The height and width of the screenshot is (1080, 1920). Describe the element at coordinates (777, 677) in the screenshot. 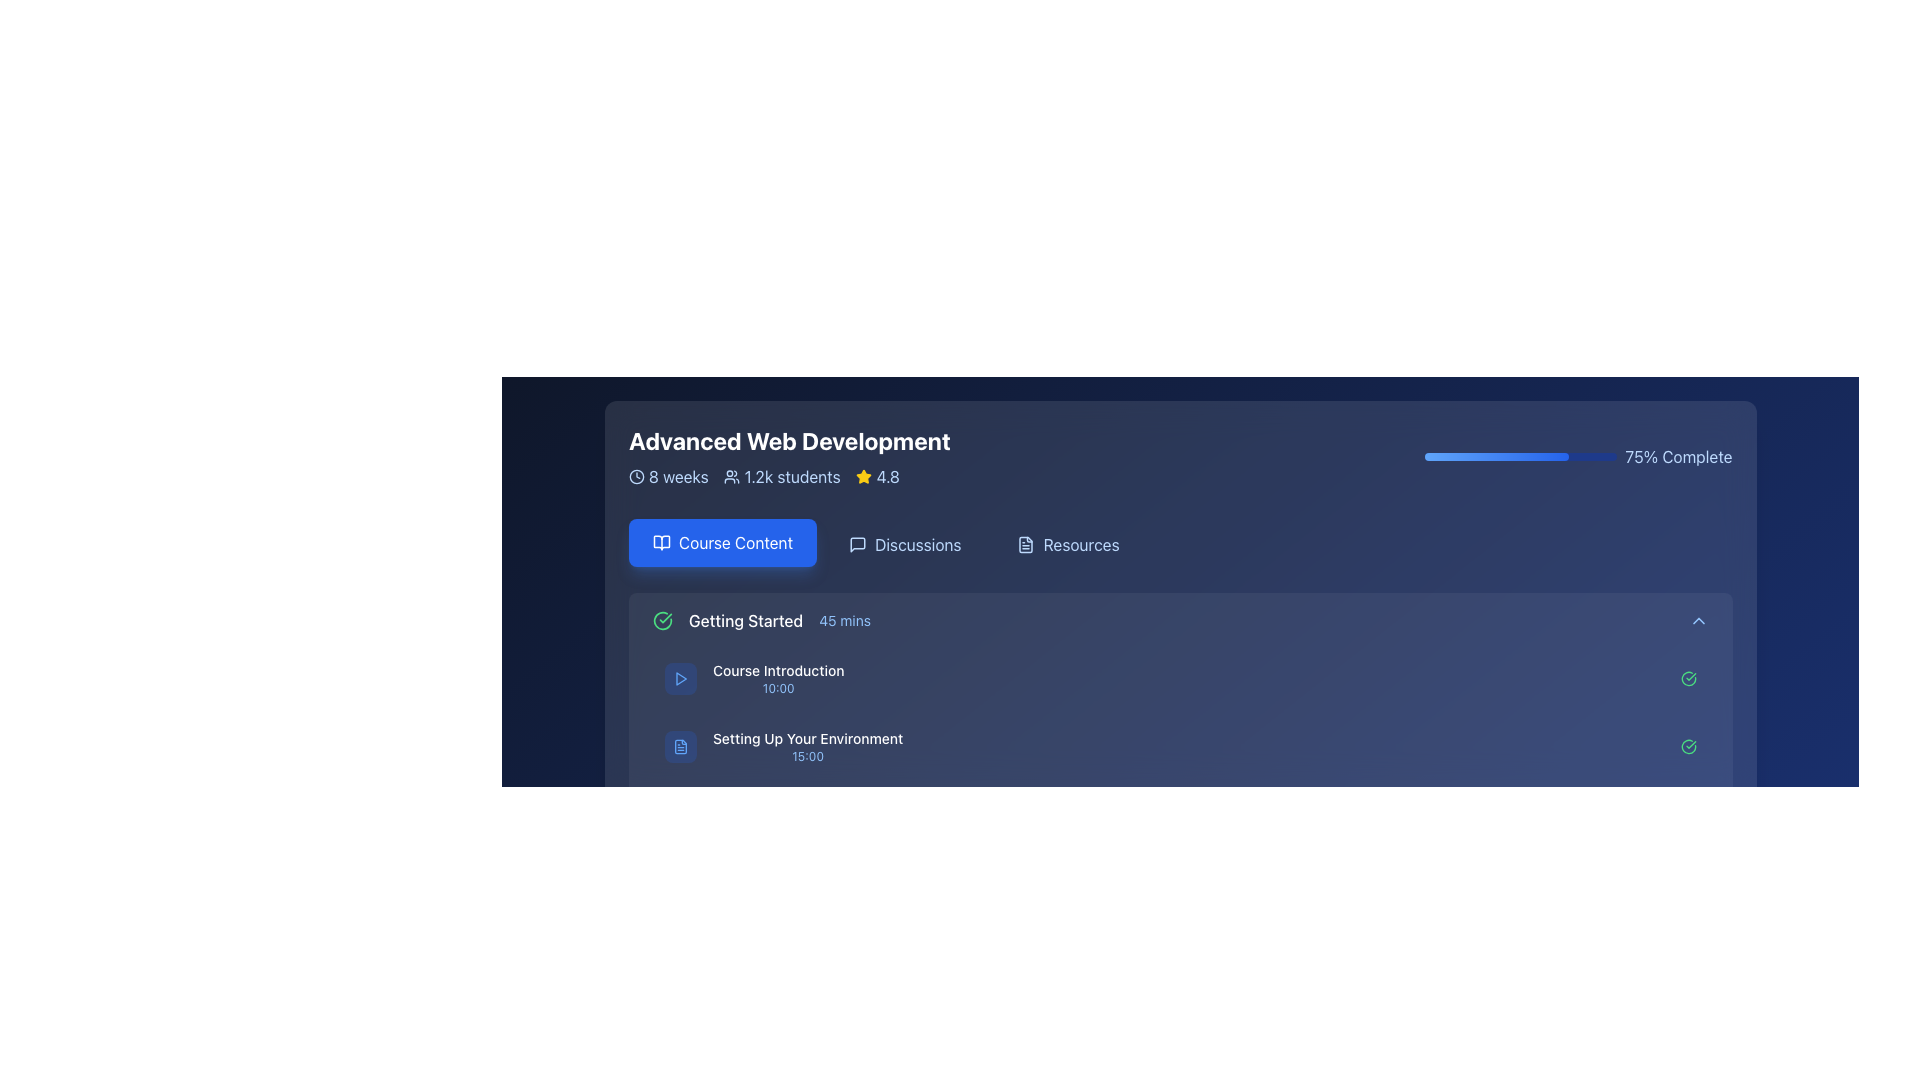

I see `information displayed in the label containing 'Course Introduction' and '10:00' on a dark blue background, which is associated with a video resource indicated by a preceding play button` at that location.